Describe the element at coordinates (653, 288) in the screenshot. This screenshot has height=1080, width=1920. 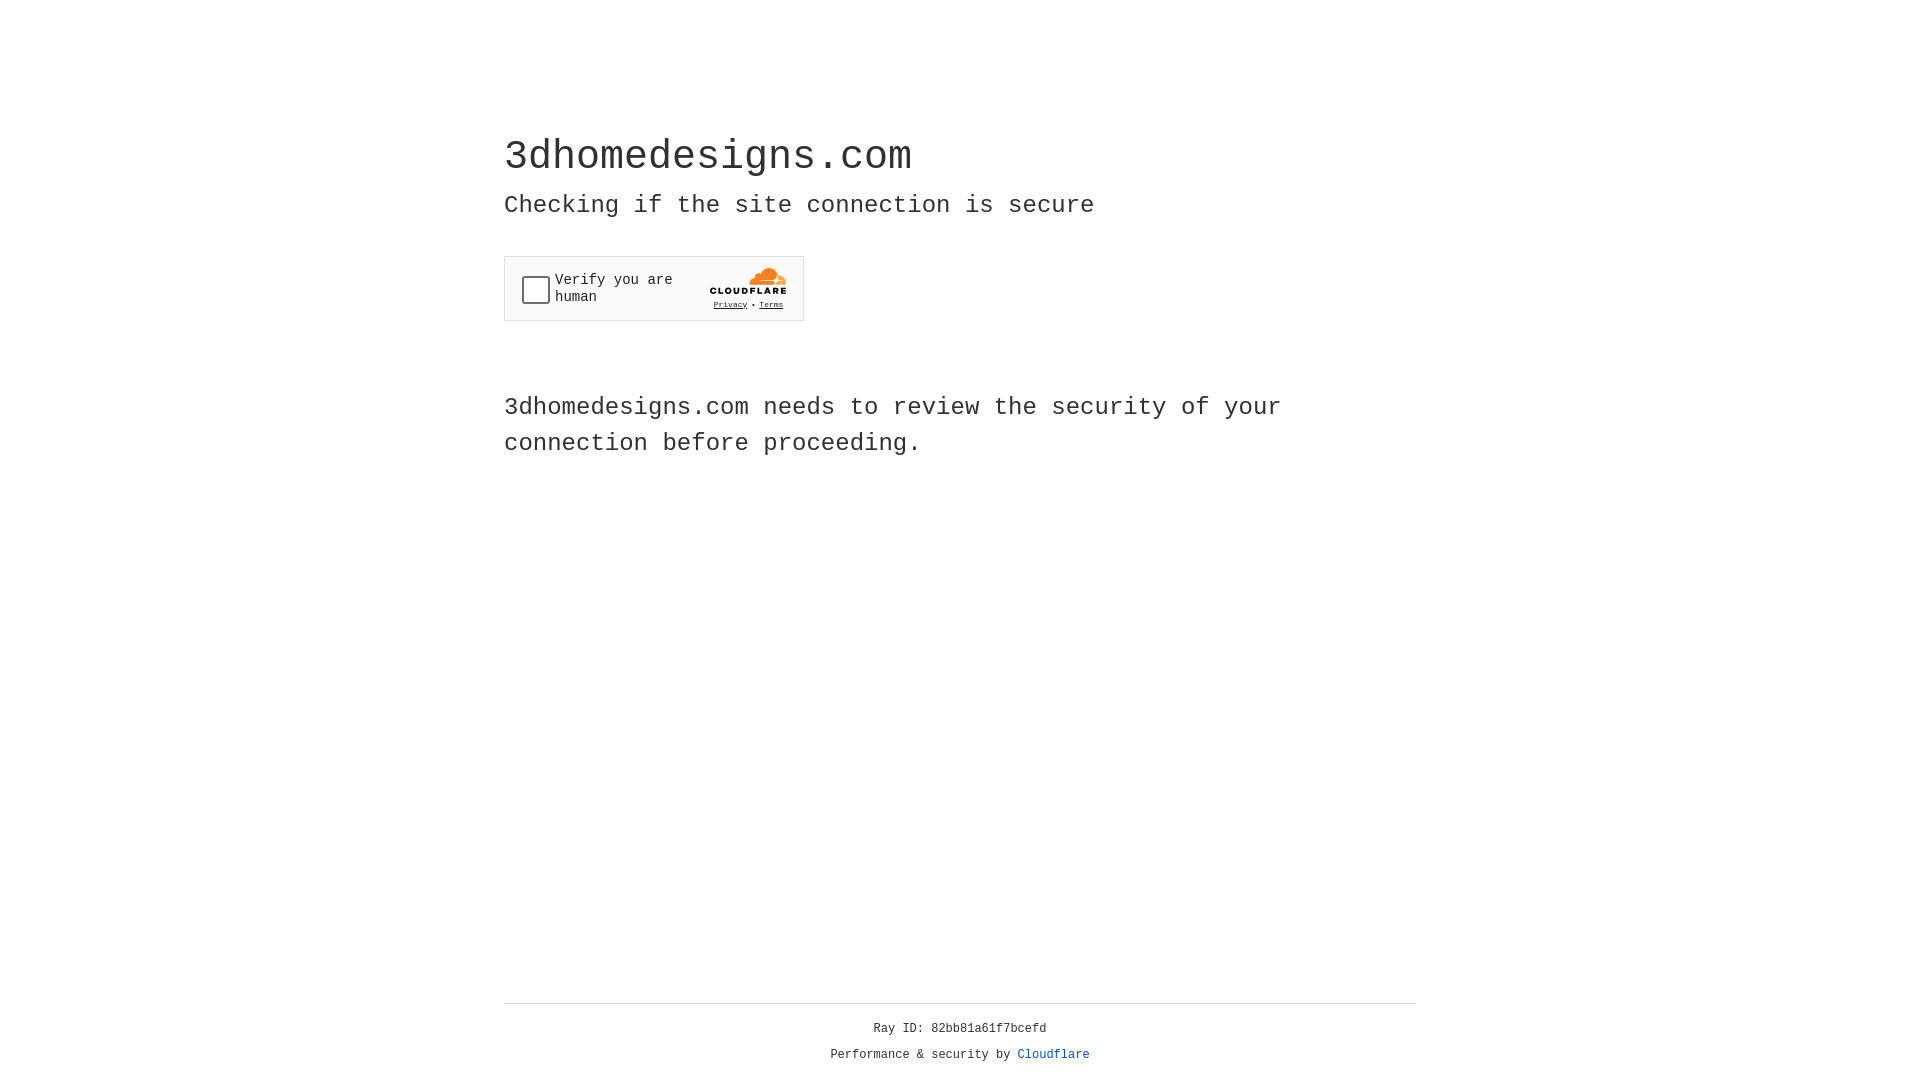
I see `'Widget containing a Cloudflare security challenge'` at that location.